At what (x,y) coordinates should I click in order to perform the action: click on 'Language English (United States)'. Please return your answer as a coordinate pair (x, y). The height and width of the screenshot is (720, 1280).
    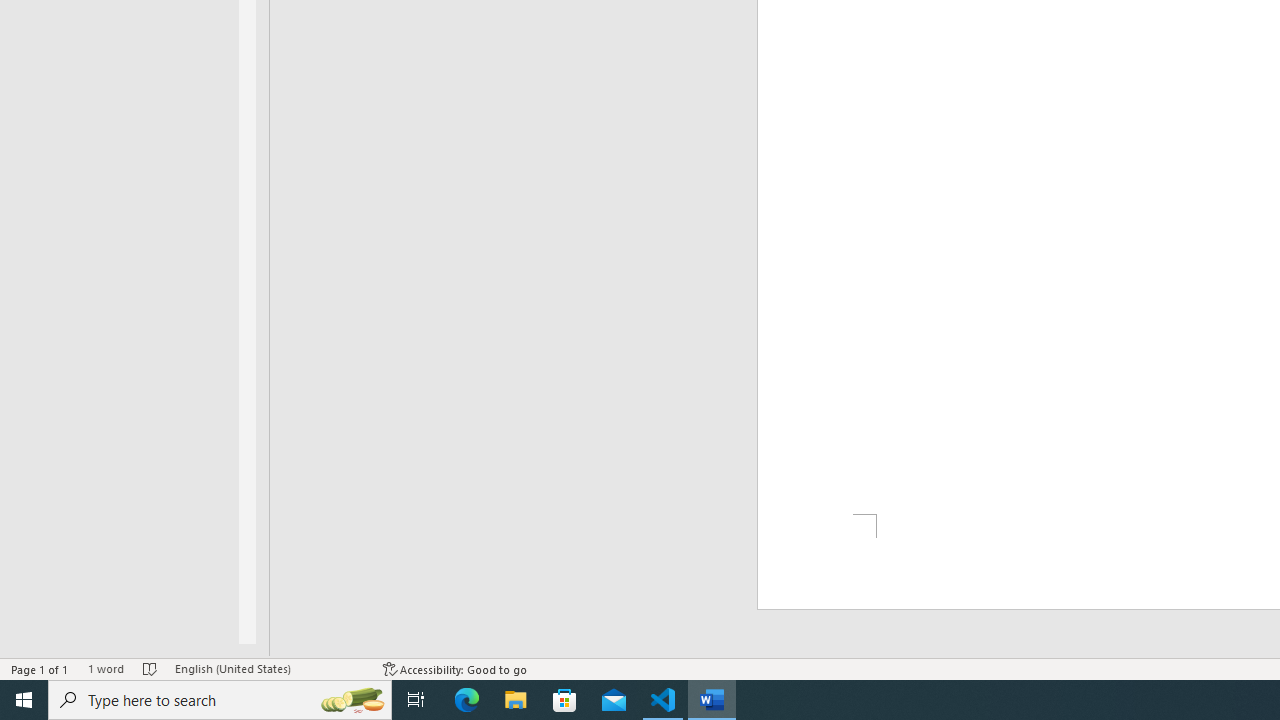
    Looking at the image, I should click on (268, 669).